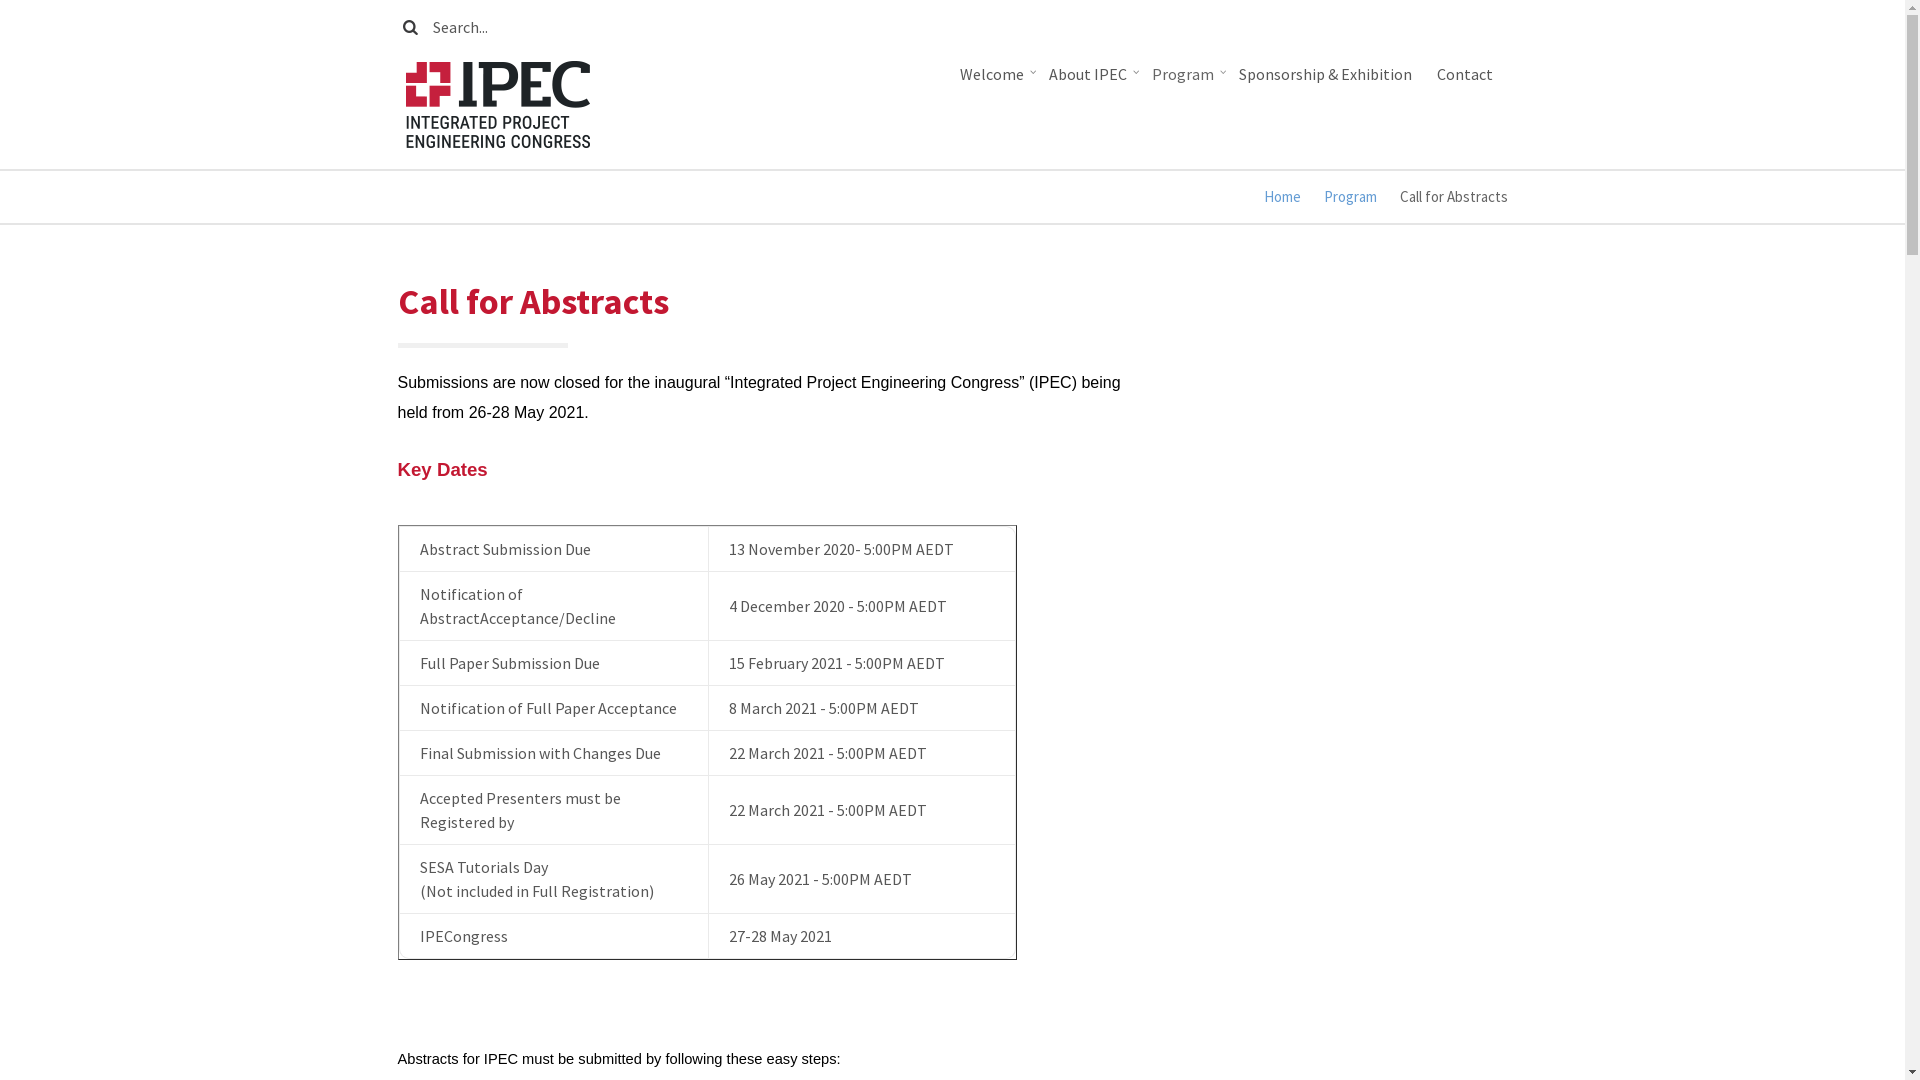  What do you see at coordinates (498, 101) in the screenshot?
I see `'Home'` at bounding box center [498, 101].